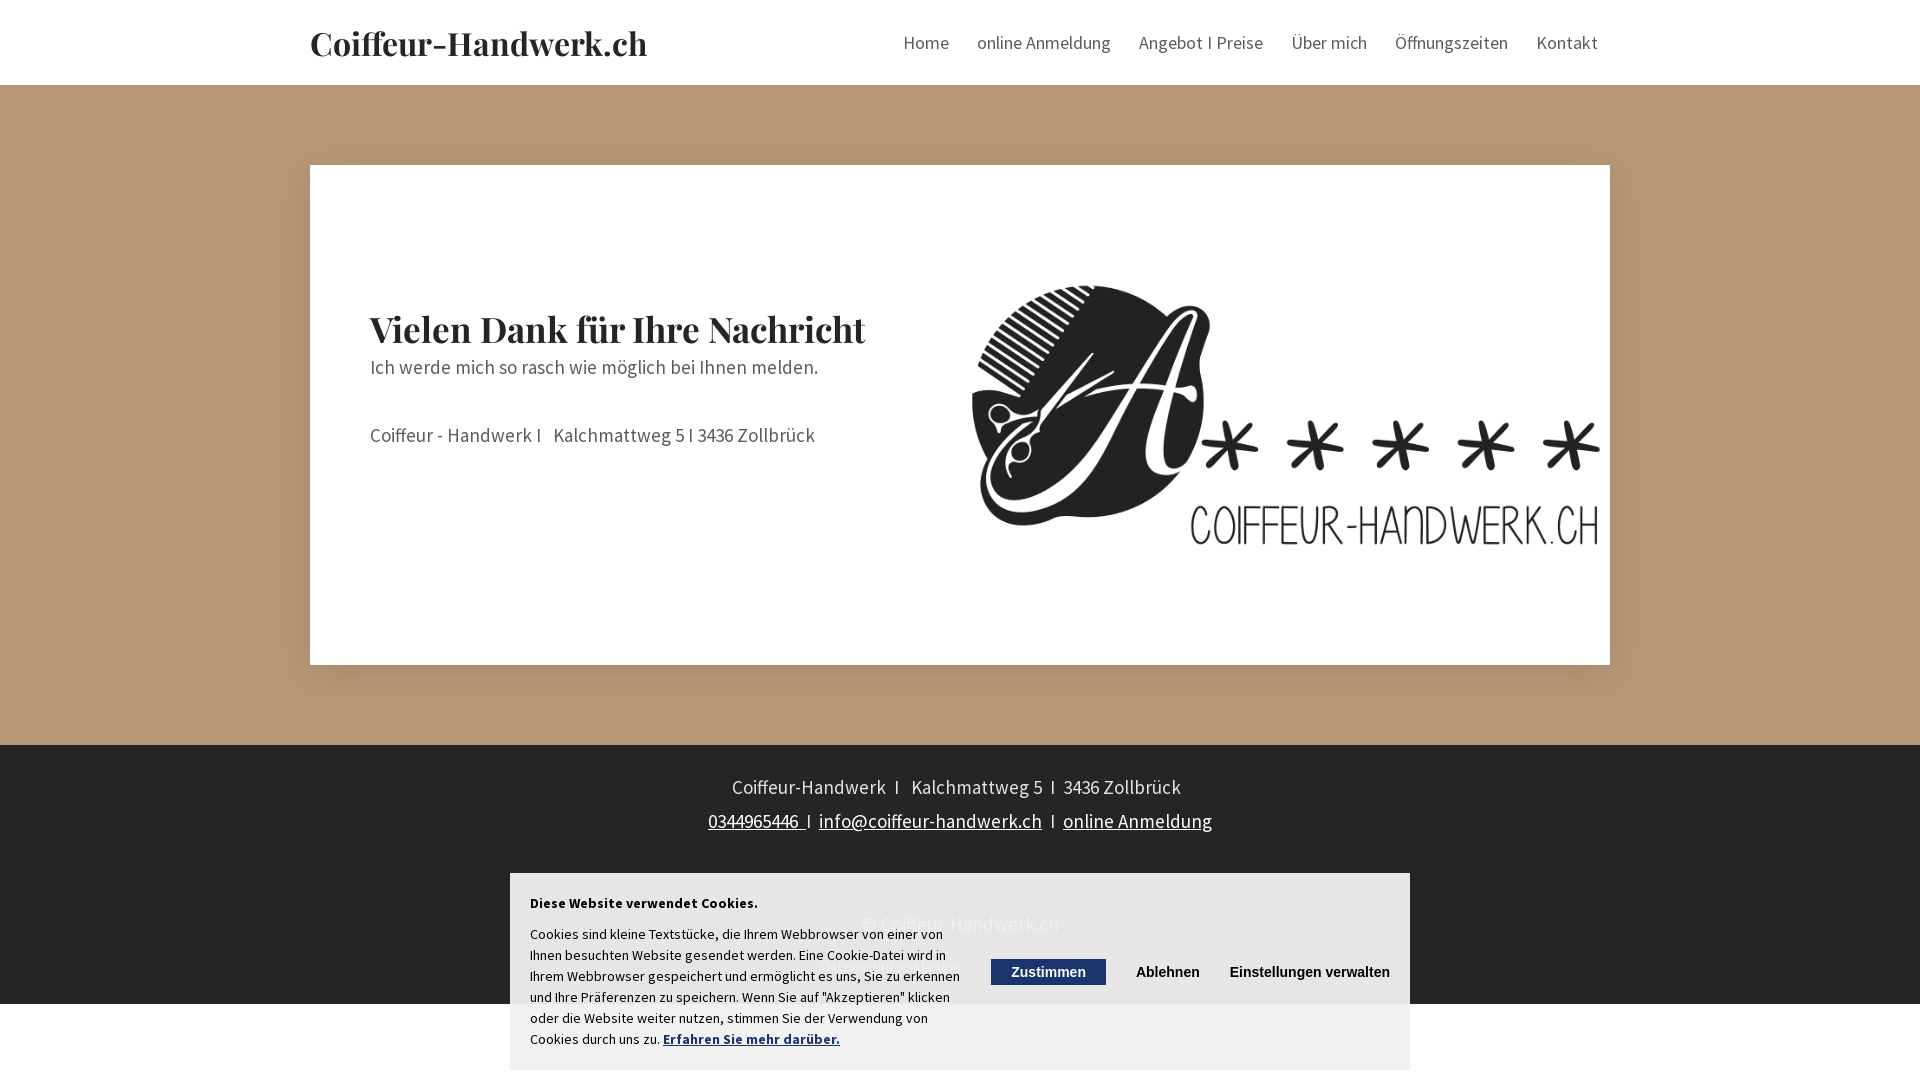  I want to click on 'info@coiffeur-handwerk.ch', so click(929, 821).